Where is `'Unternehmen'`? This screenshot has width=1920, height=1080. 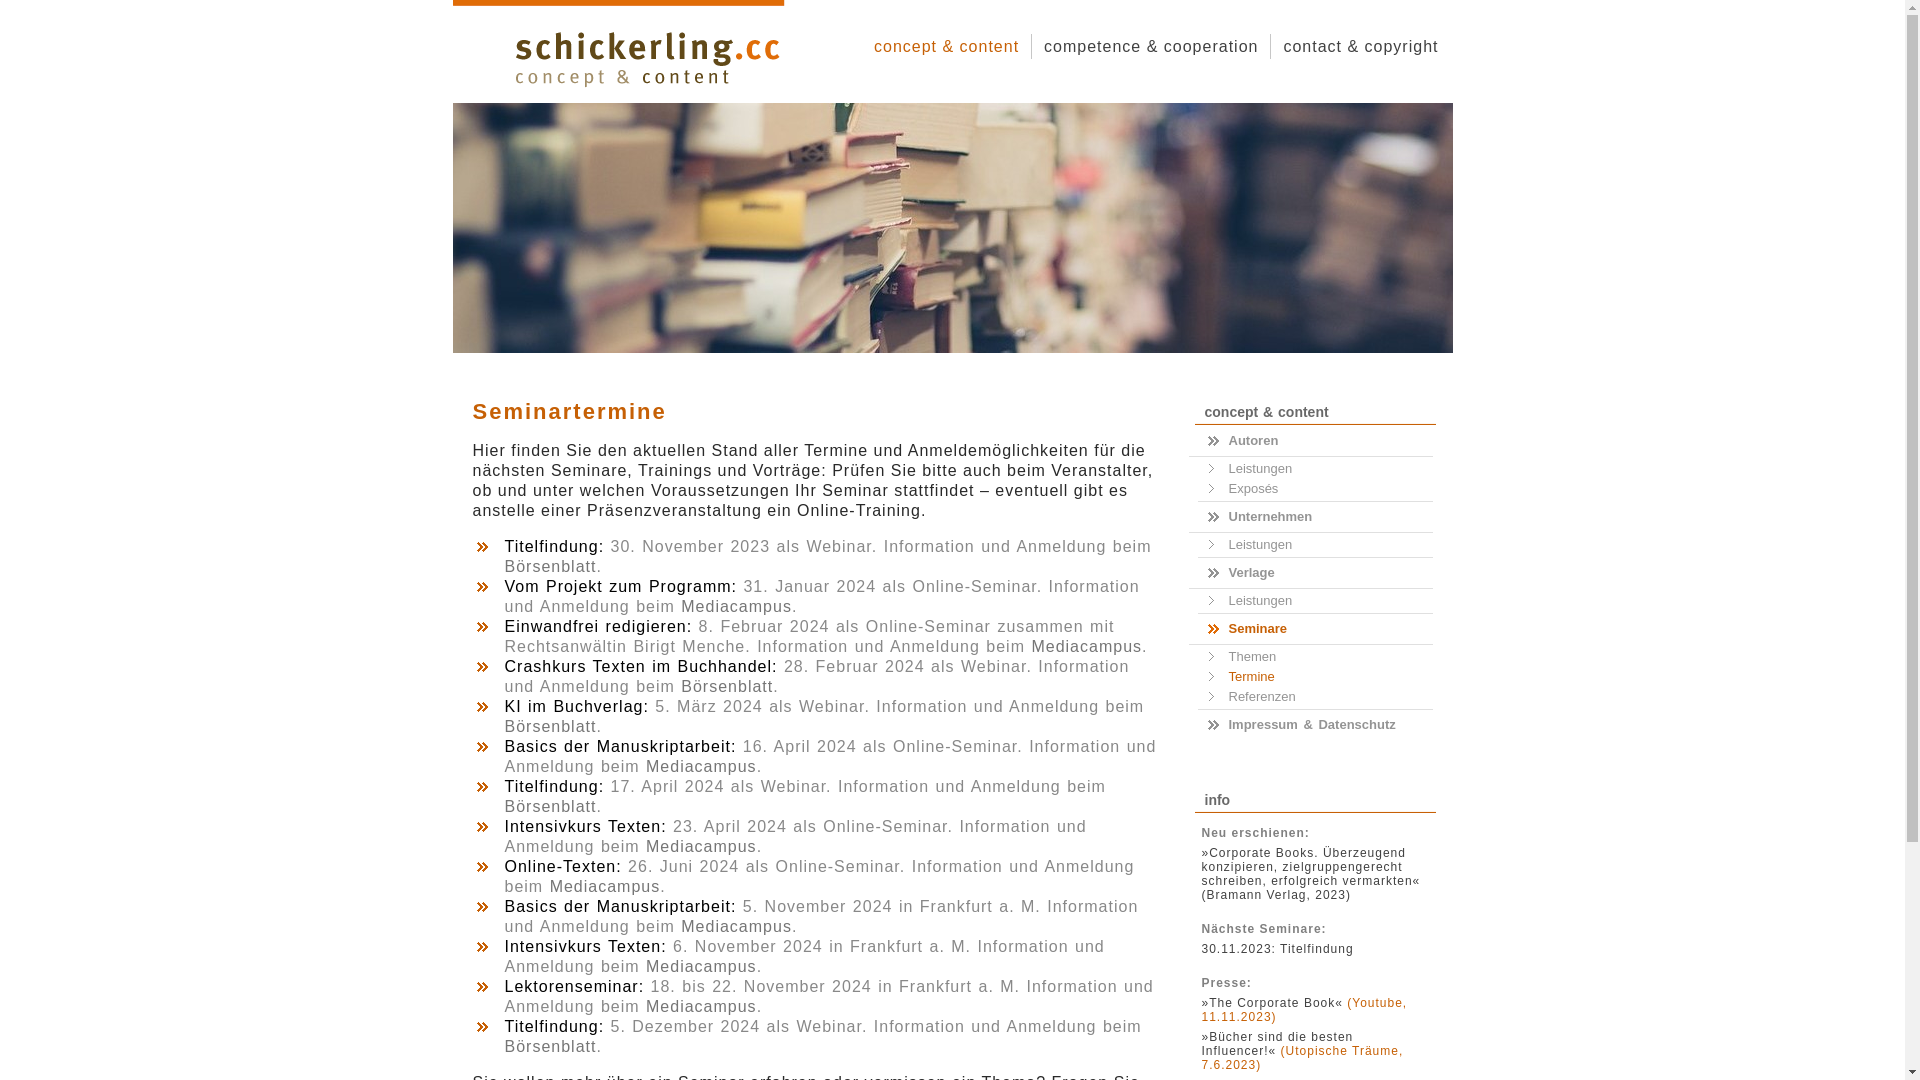 'Unternehmen' is located at coordinates (1315, 515).